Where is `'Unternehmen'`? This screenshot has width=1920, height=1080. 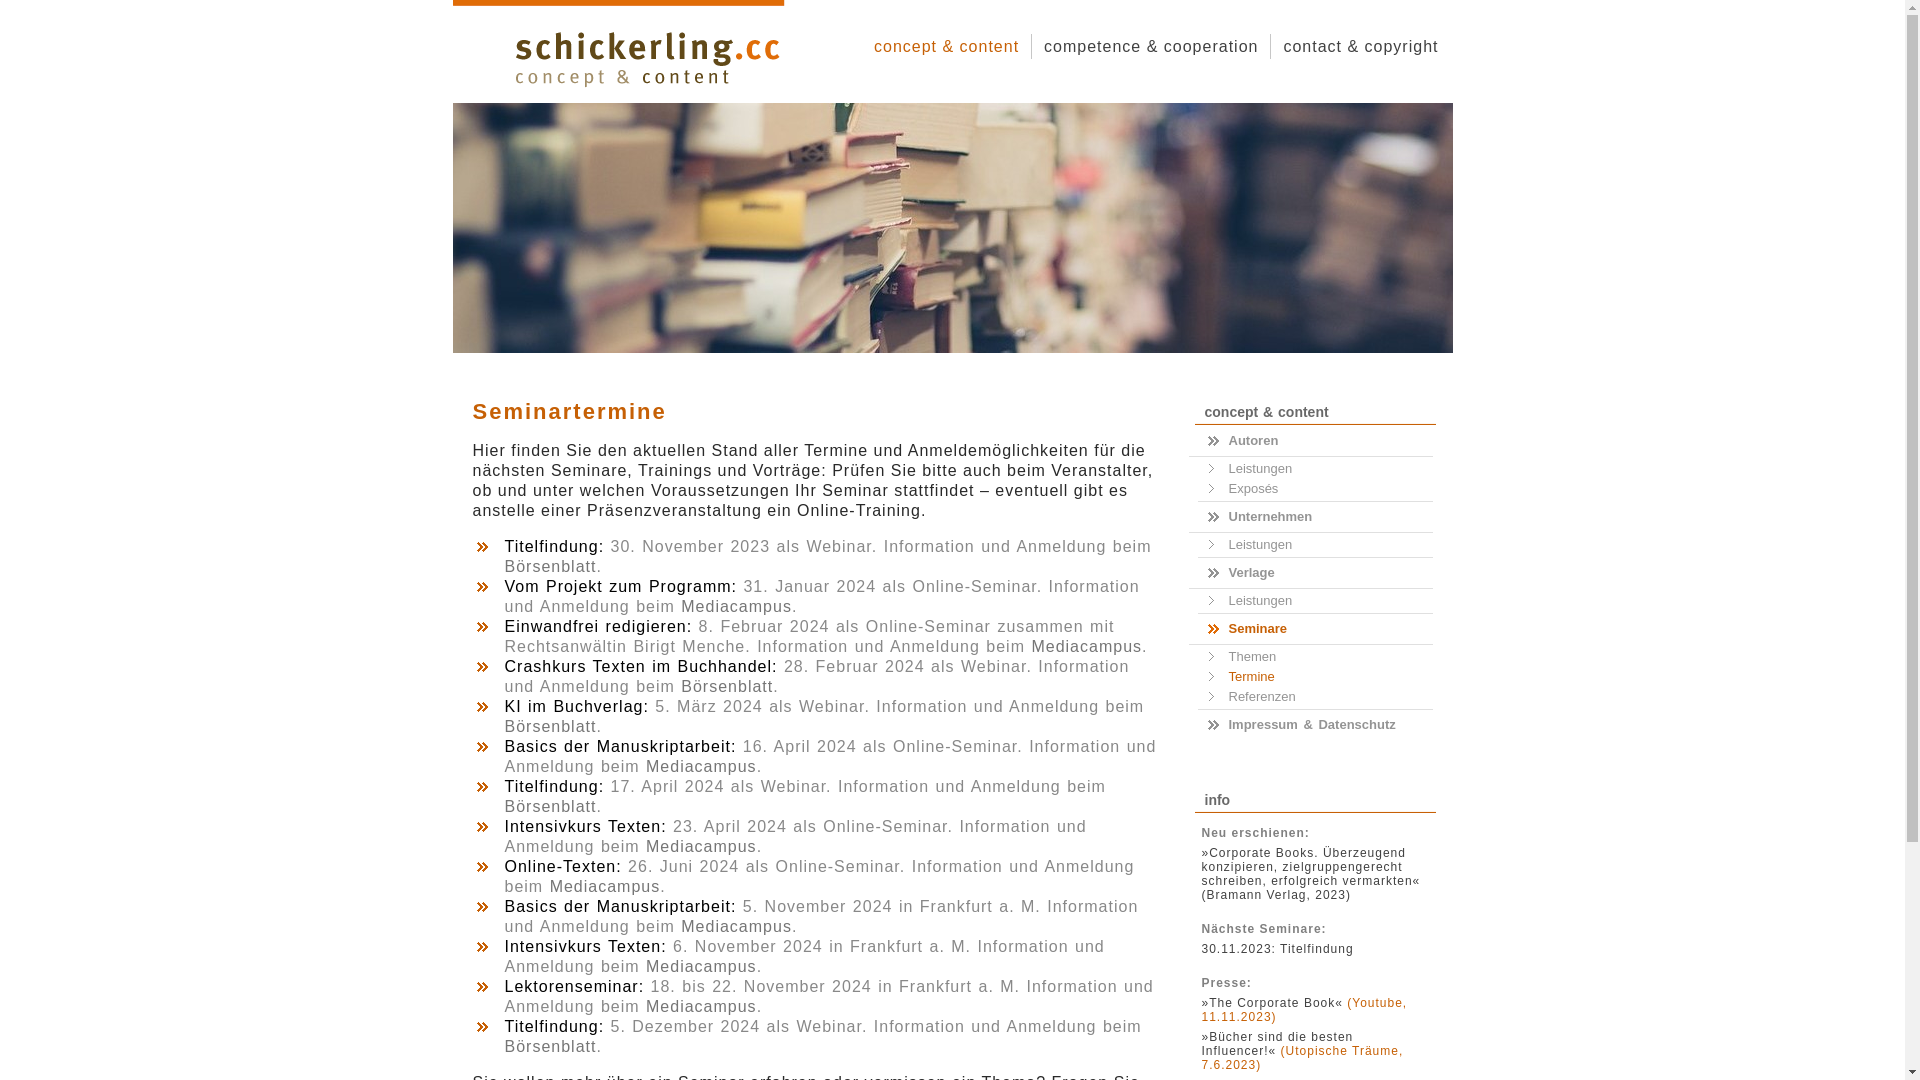 'Unternehmen' is located at coordinates (1315, 515).